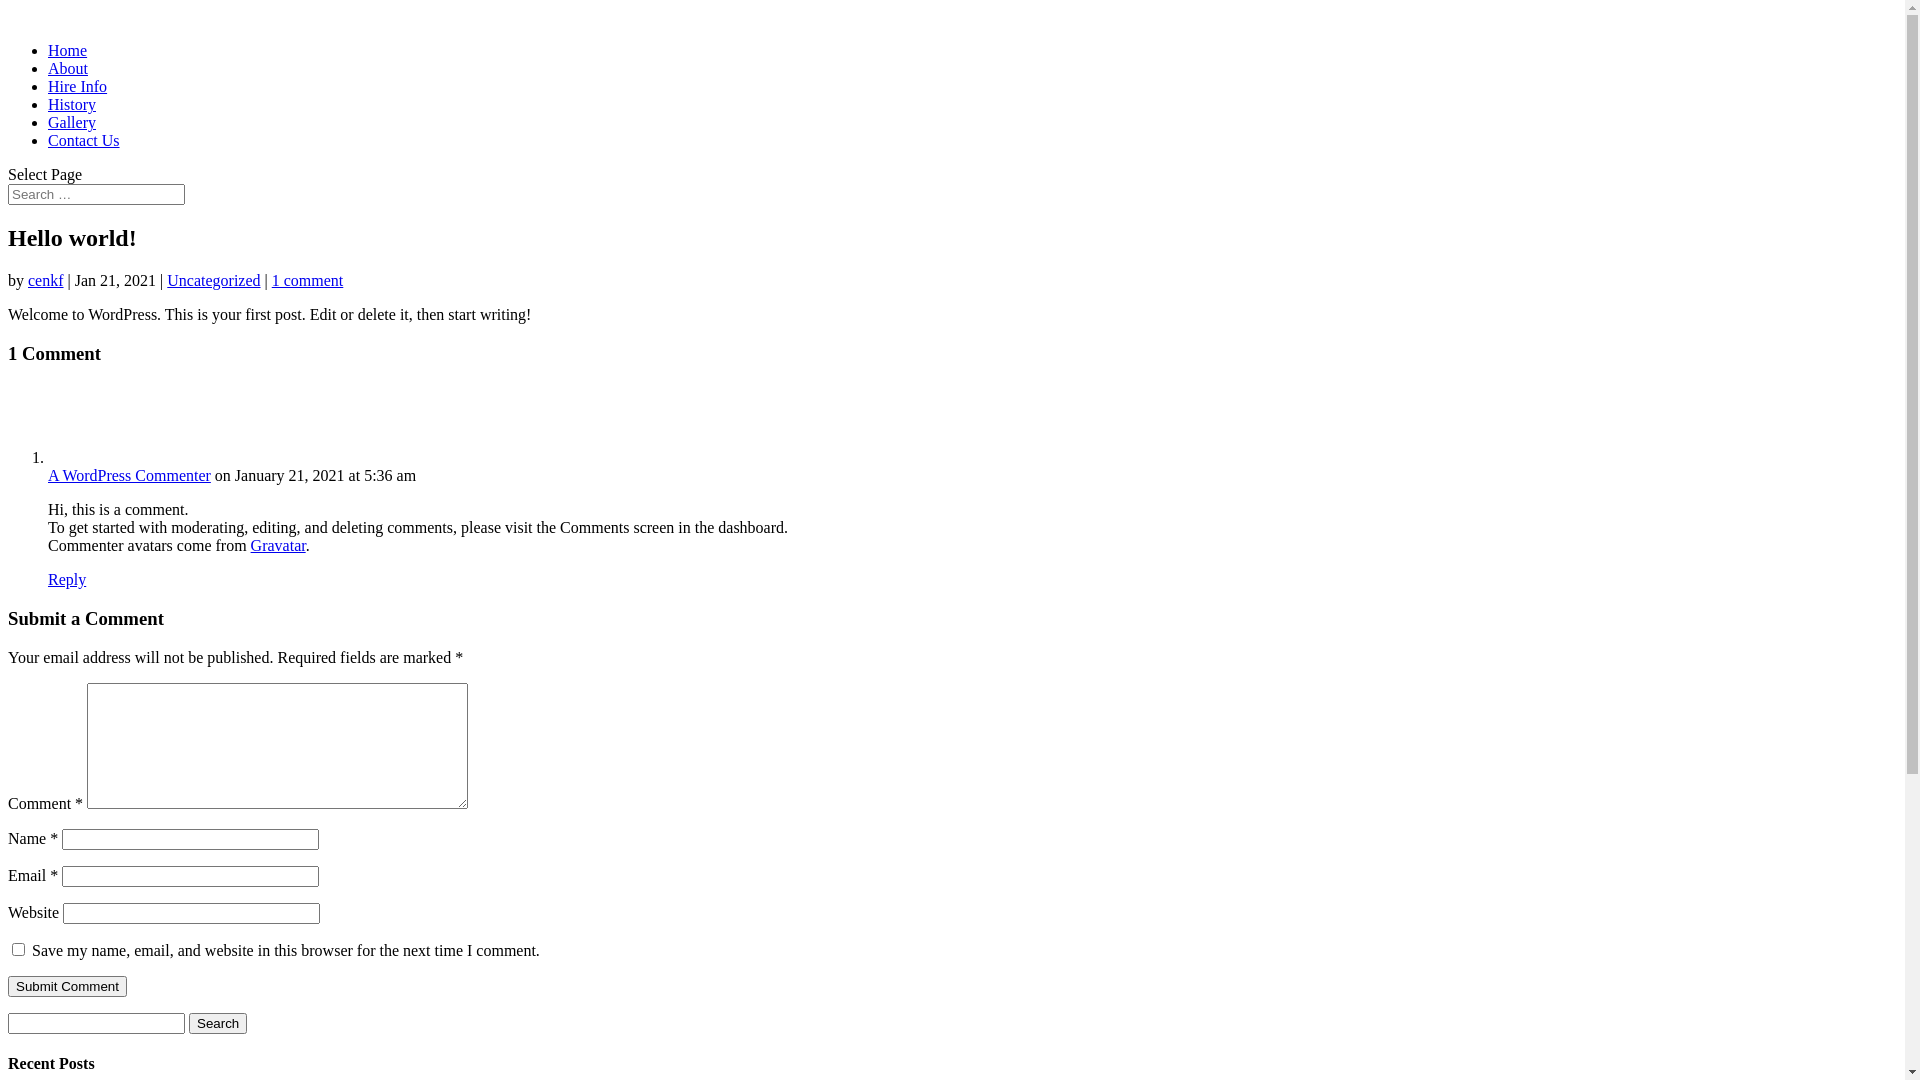 Image resolution: width=1920 pixels, height=1080 pixels. Describe the element at coordinates (217, 1023) in the screenshot. I see `'Search'` at that location.